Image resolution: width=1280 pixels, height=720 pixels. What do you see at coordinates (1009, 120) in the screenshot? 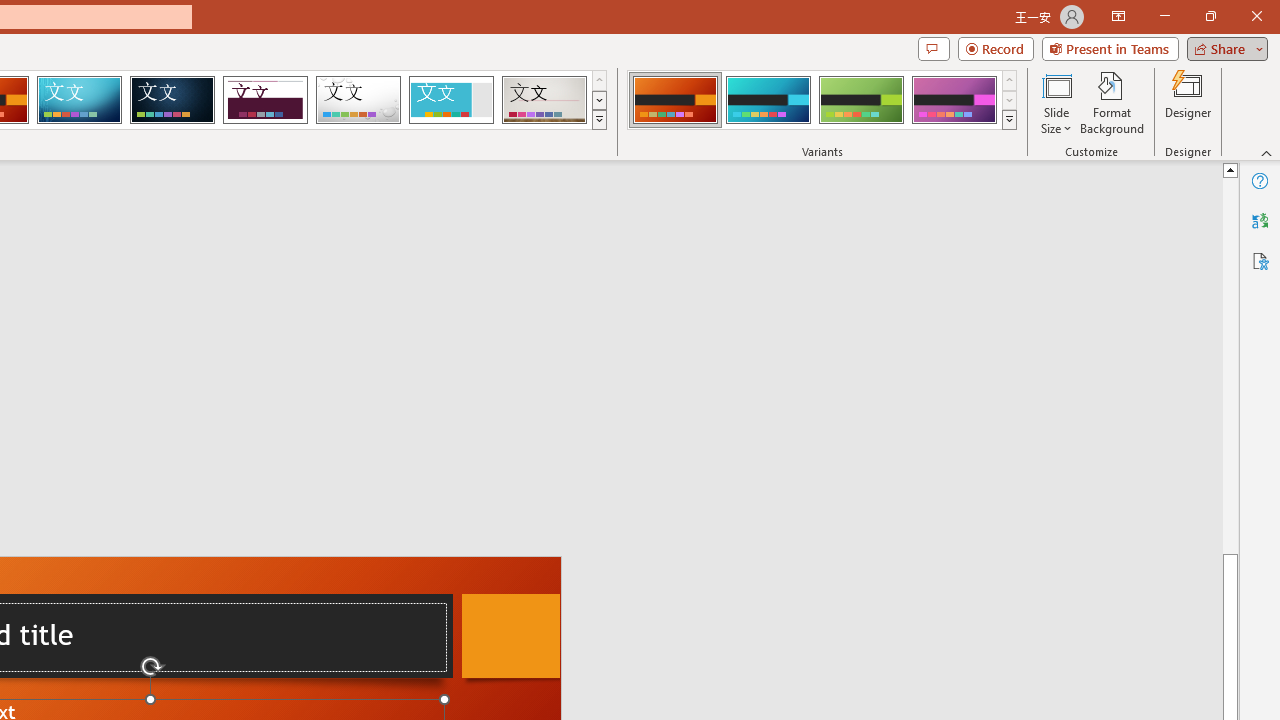
I see `'Variants'` at bounding box center [1009, 120].